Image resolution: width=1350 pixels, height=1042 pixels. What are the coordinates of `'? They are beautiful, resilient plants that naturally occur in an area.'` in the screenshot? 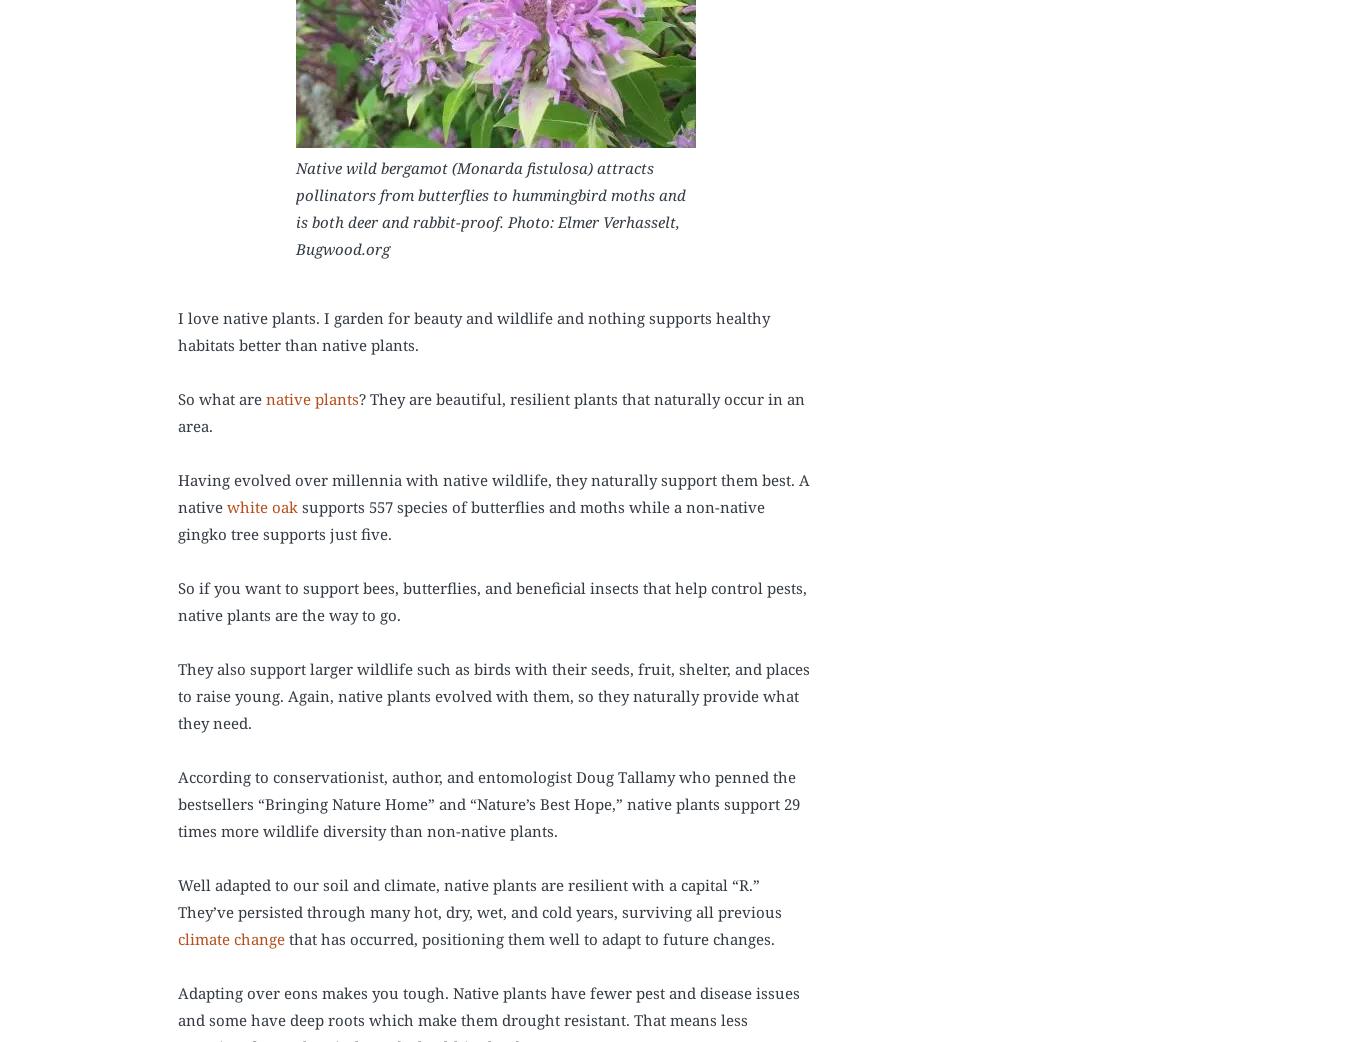 It's located at (178, 411).